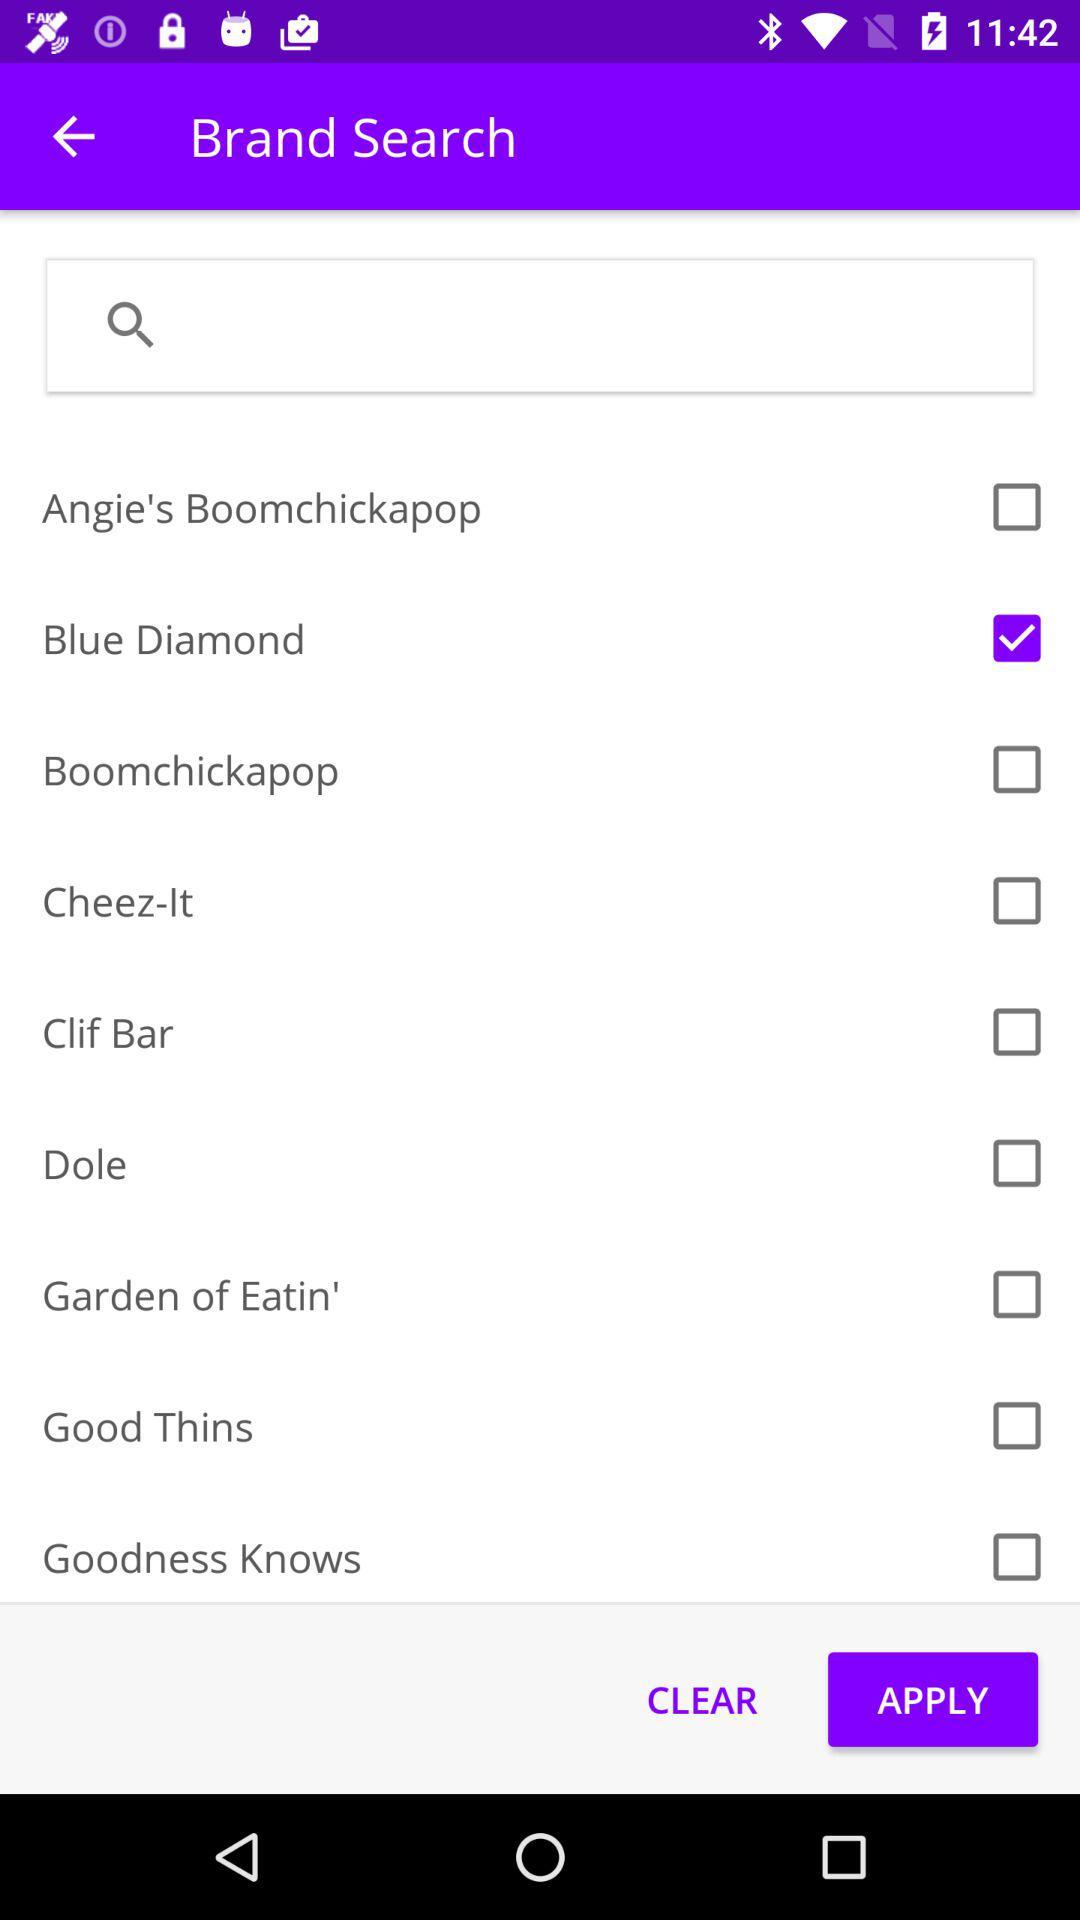  What do you see at coordinates (72, 135) in the screenshot?
I see `the item to the left of the brand search icon` at bounding box center [72, 135].